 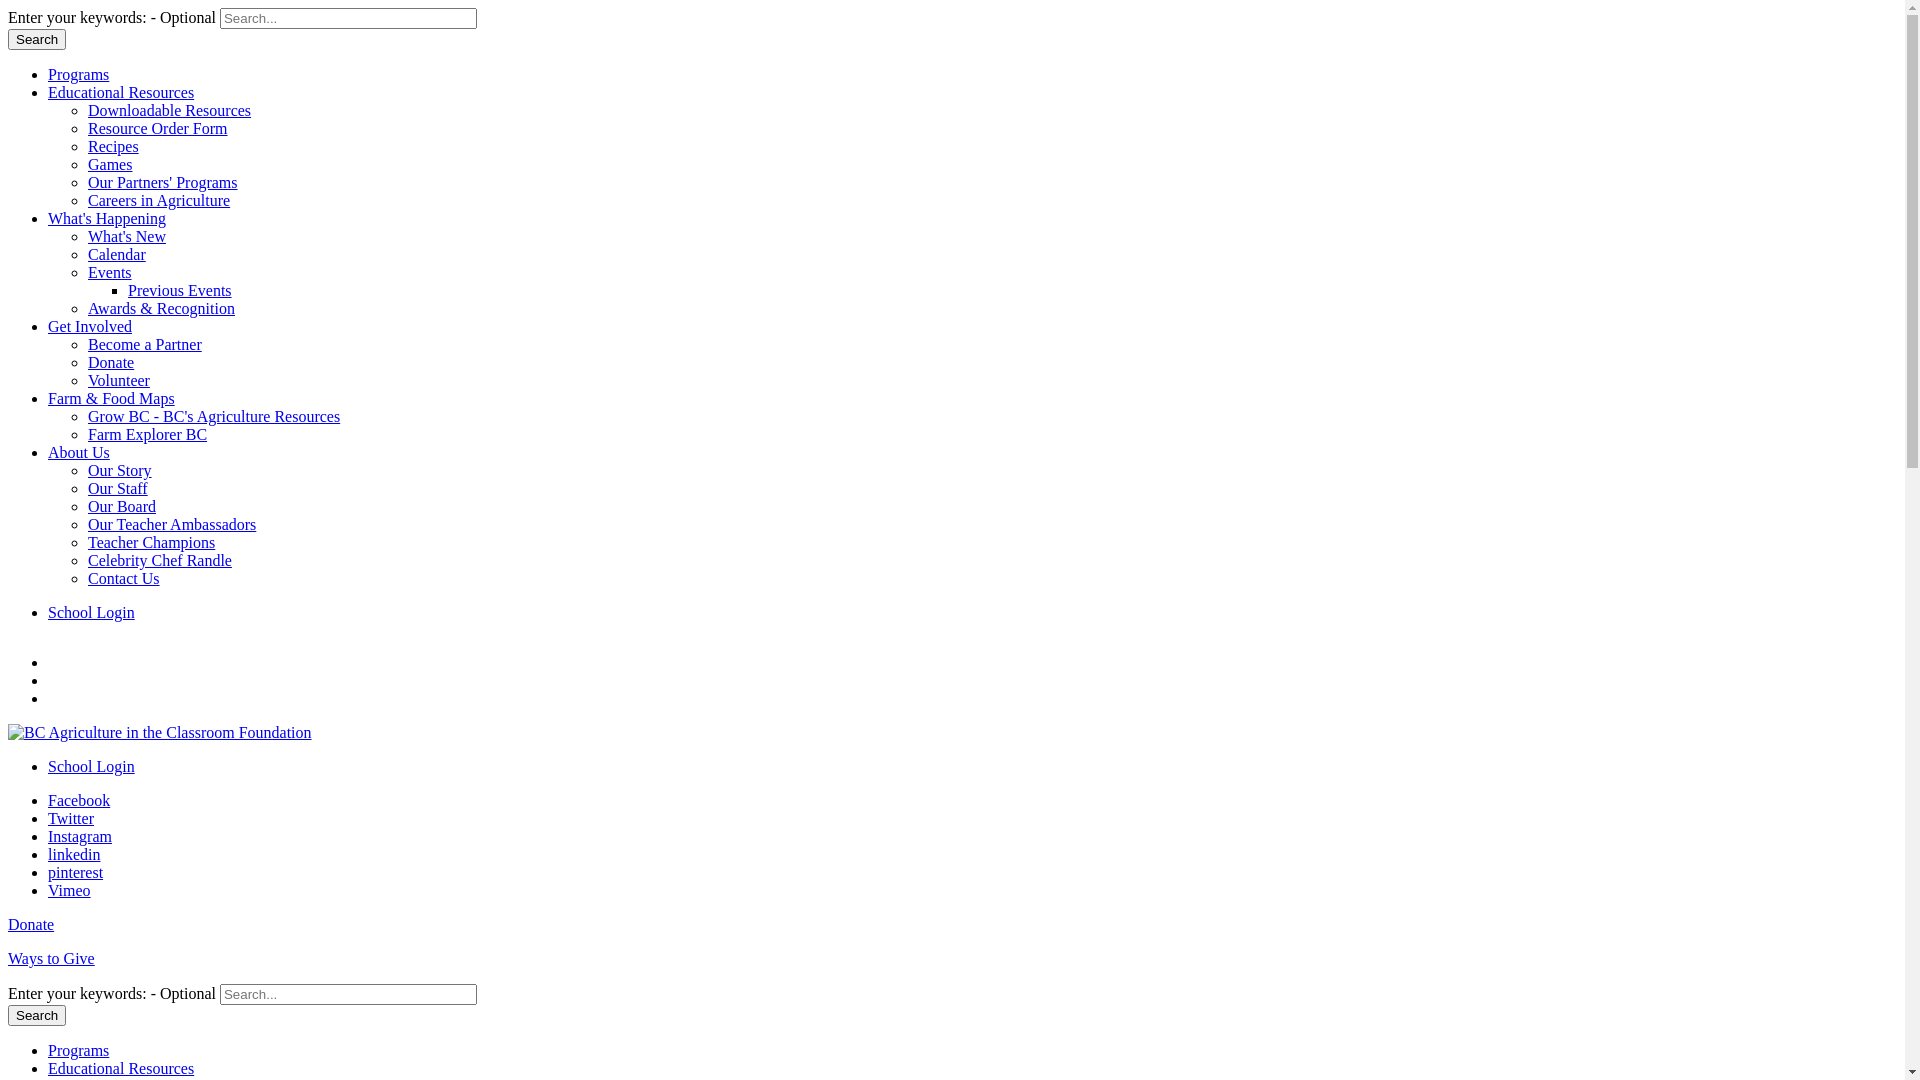 What do you see at coordinates (110, 398) in the screenshot?
I see `'Farm & Food Maps'` at bounding box center [110, 398].